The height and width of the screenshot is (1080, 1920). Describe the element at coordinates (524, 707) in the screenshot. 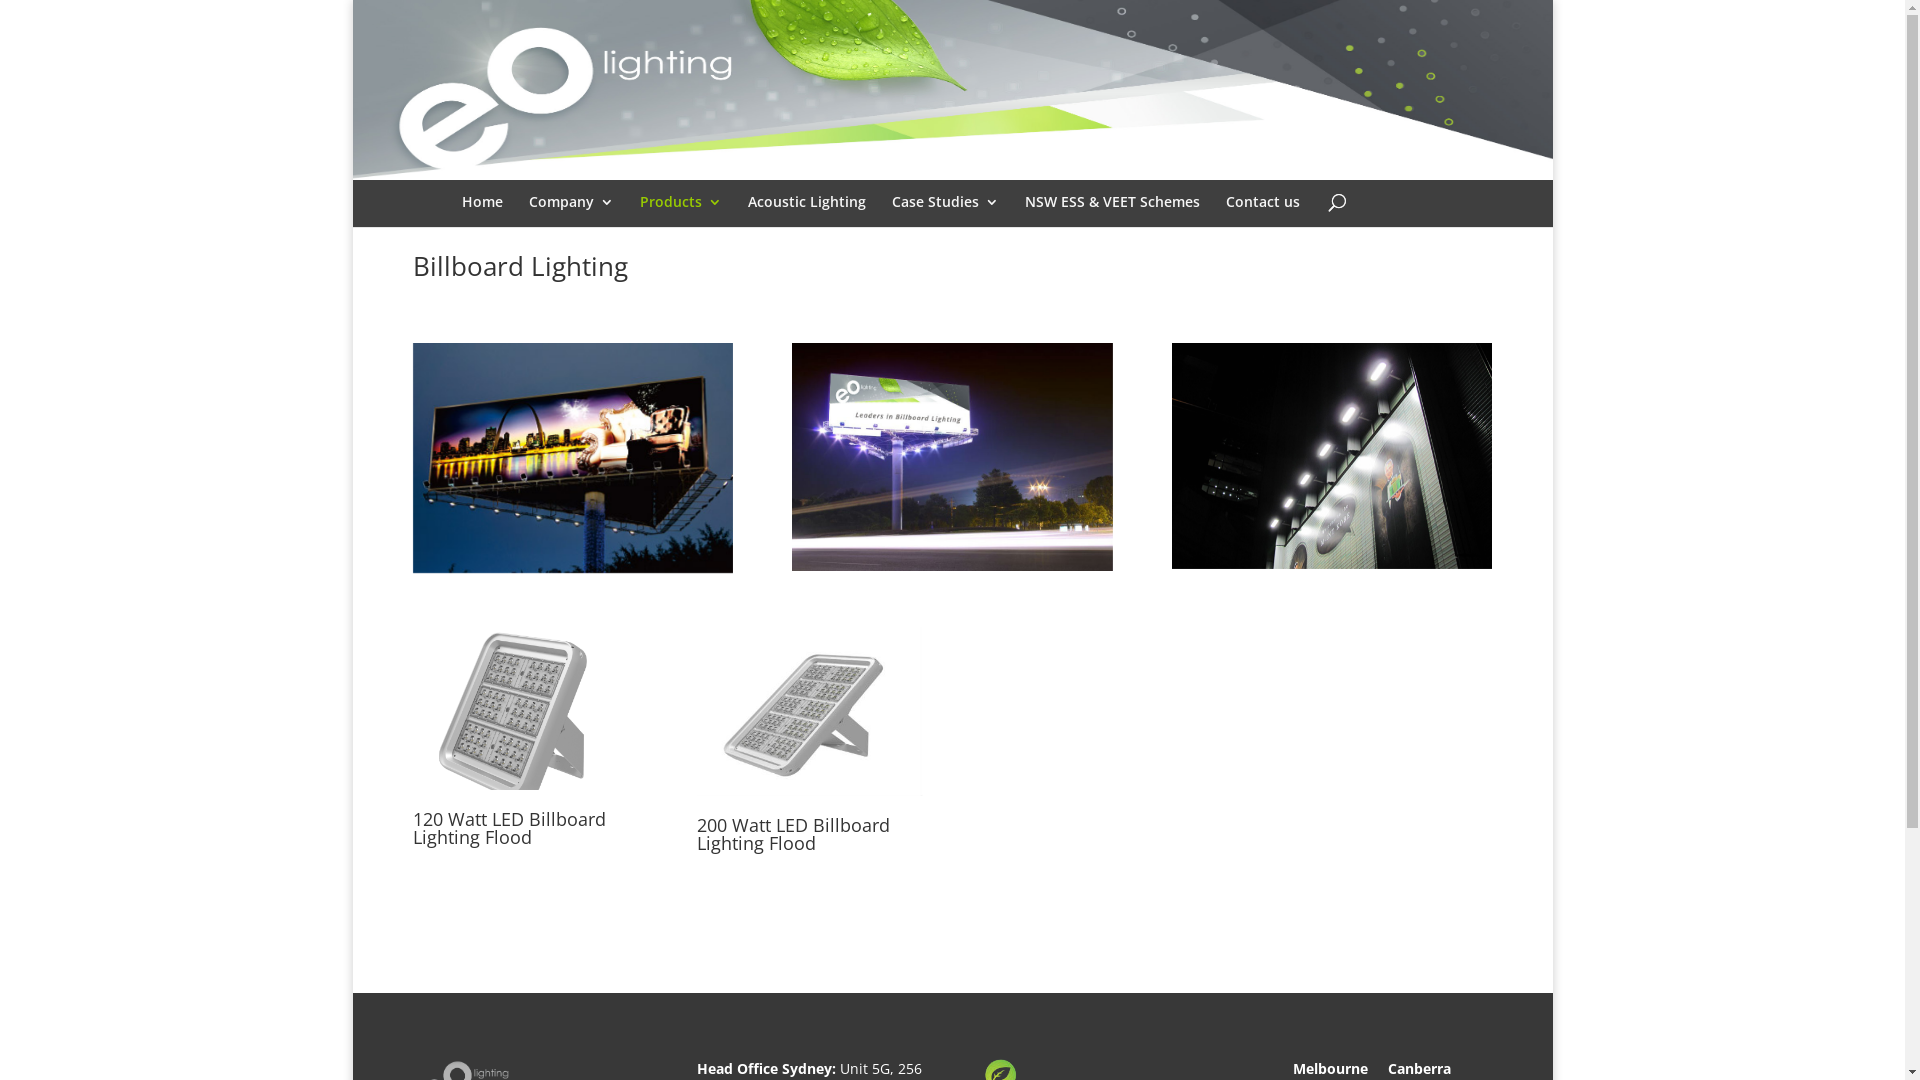

I see `'120 Watt LED Billboard Lighting Flood'` at that location.